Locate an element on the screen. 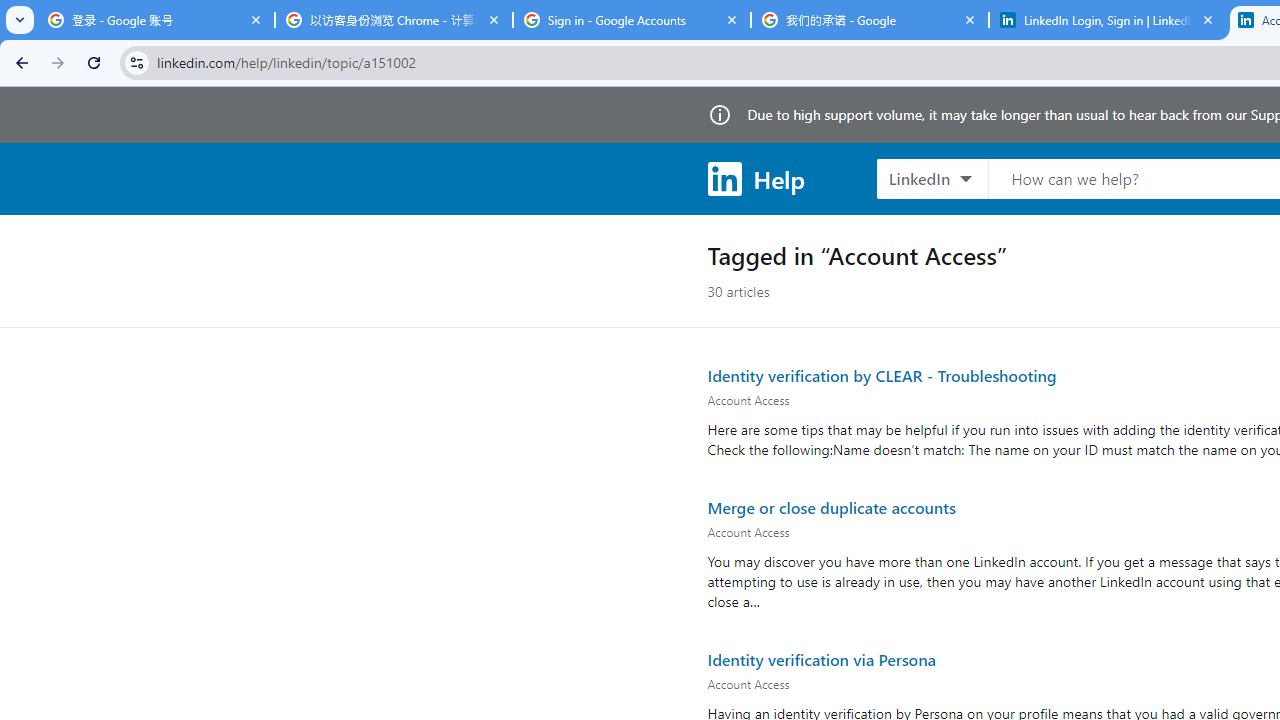 The height and width of the screenshot is (720, 1280). 'LinkedIn products to search, LinkedIn selected' is located at coordinates (931, 177).